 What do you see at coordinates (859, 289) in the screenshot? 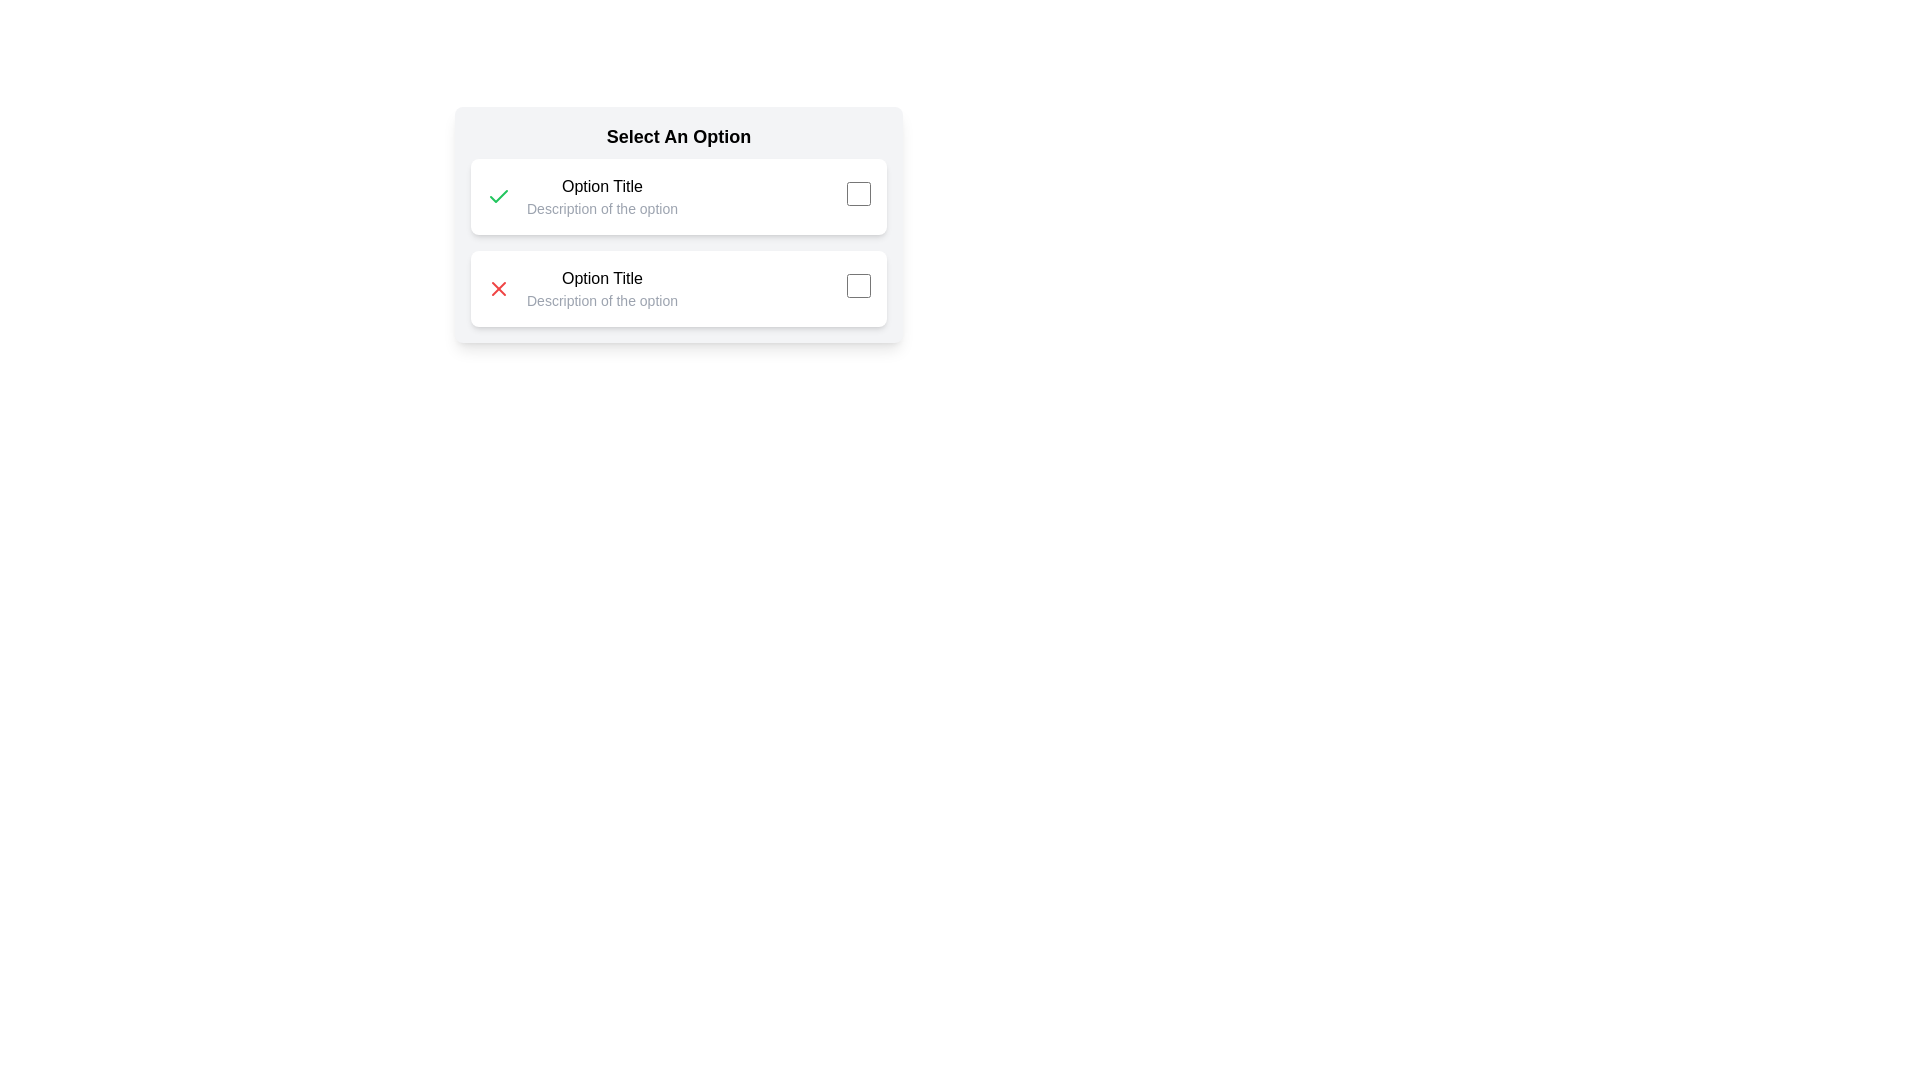
I see `the checkbox located at the far-right end of the second card, directly to the right of the text 'Option Title' and 'Description of the option'` at bounding box center [859, 289].